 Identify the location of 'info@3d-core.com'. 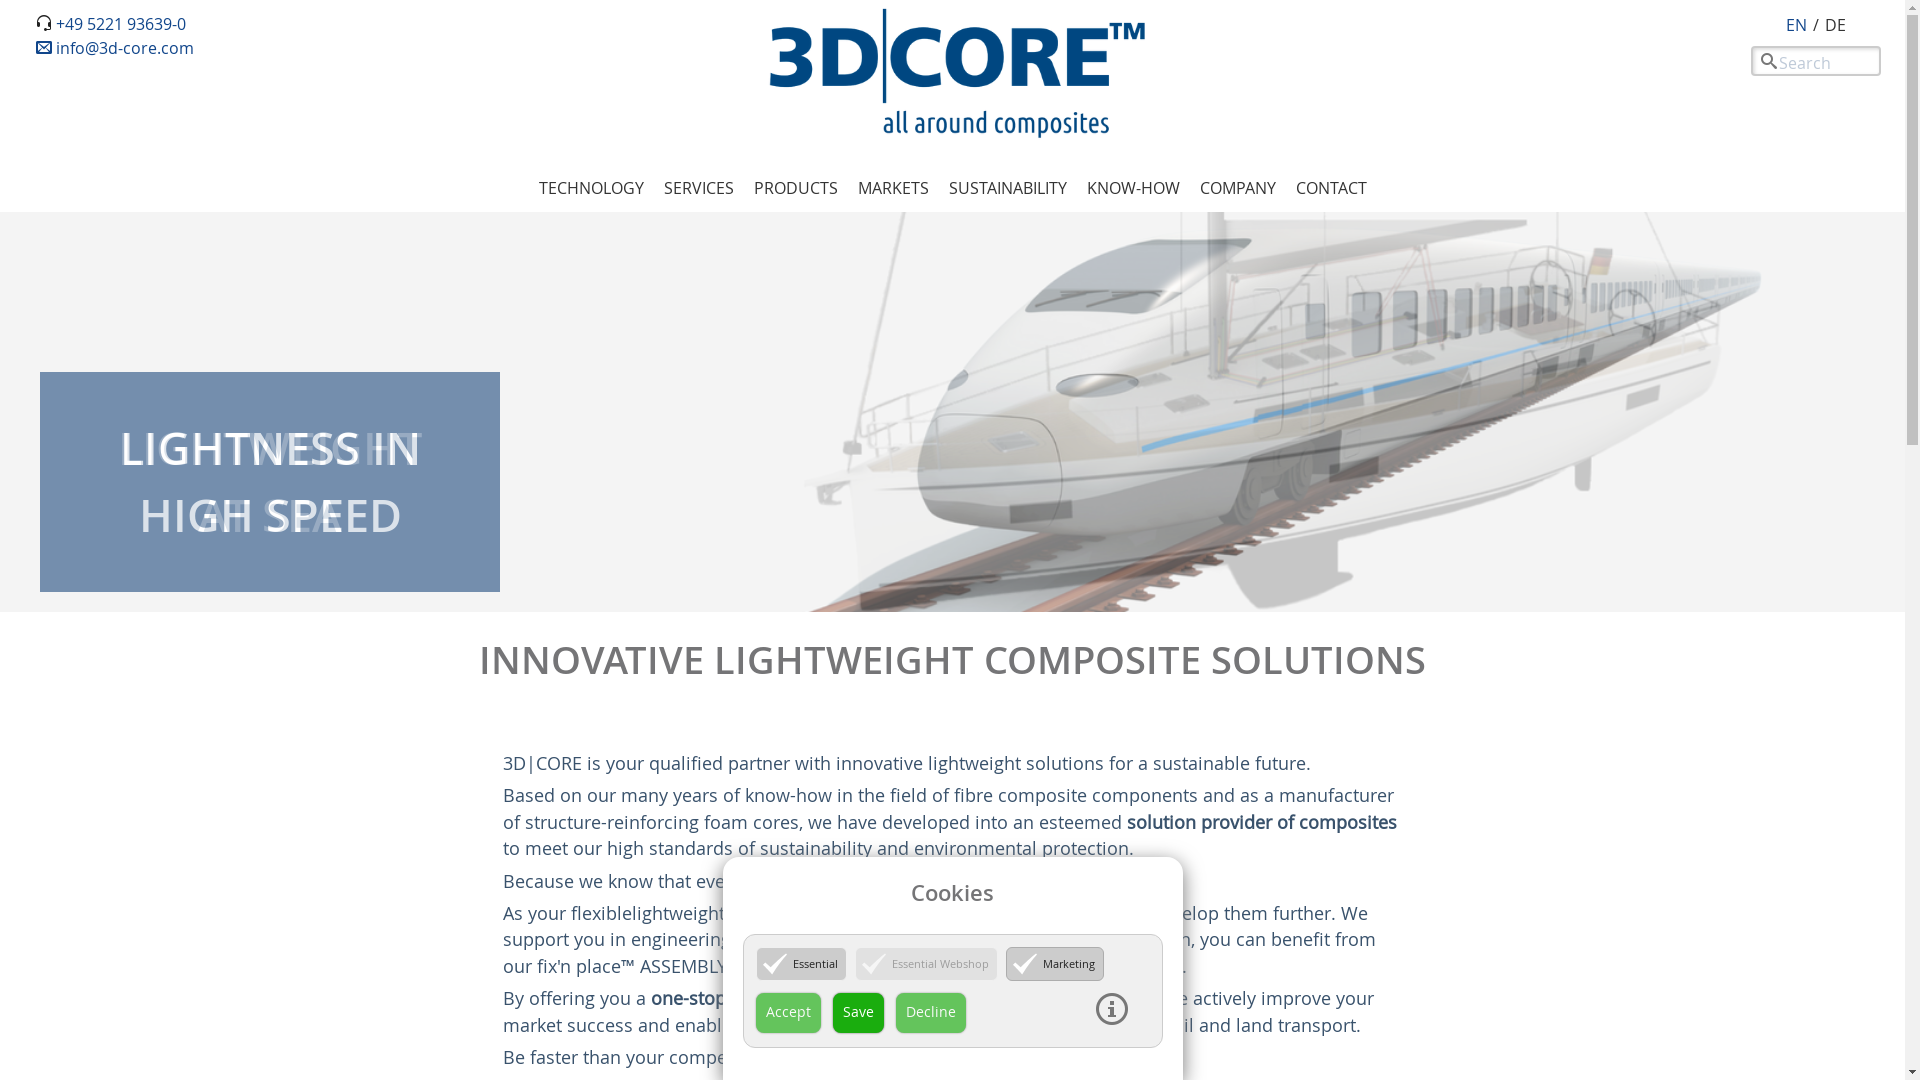
(114, 46).